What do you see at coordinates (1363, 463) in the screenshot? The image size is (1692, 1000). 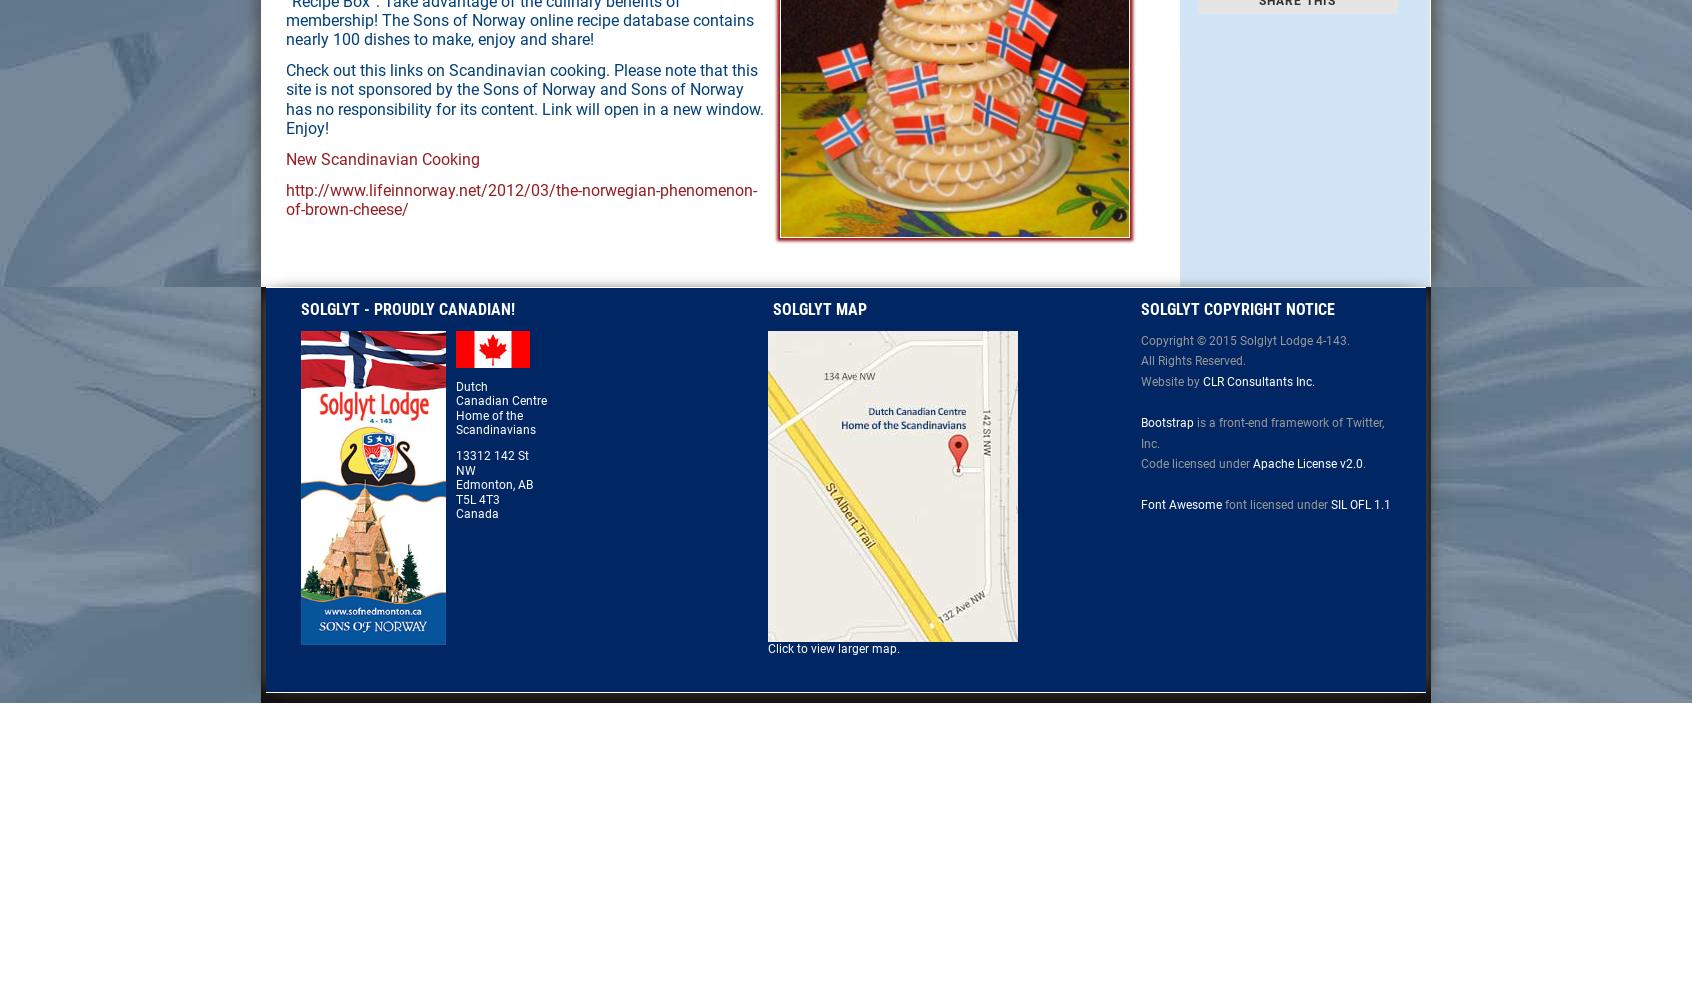 I see `'.'` at bounding box center [1363, 463].